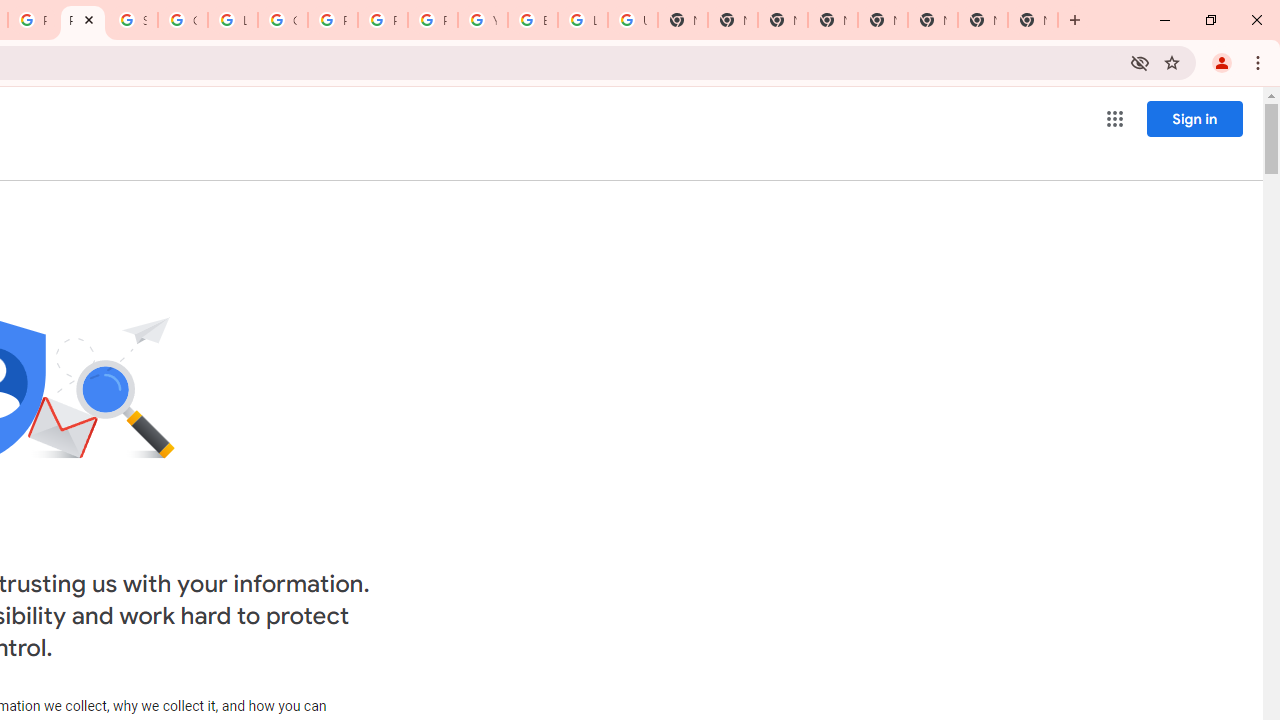 This screenshot has width=1280, height=720. Describe the element at coordinates (333, 20) in the screenshot. I see `'Privacy Help Center - Policies Help'` at that location.